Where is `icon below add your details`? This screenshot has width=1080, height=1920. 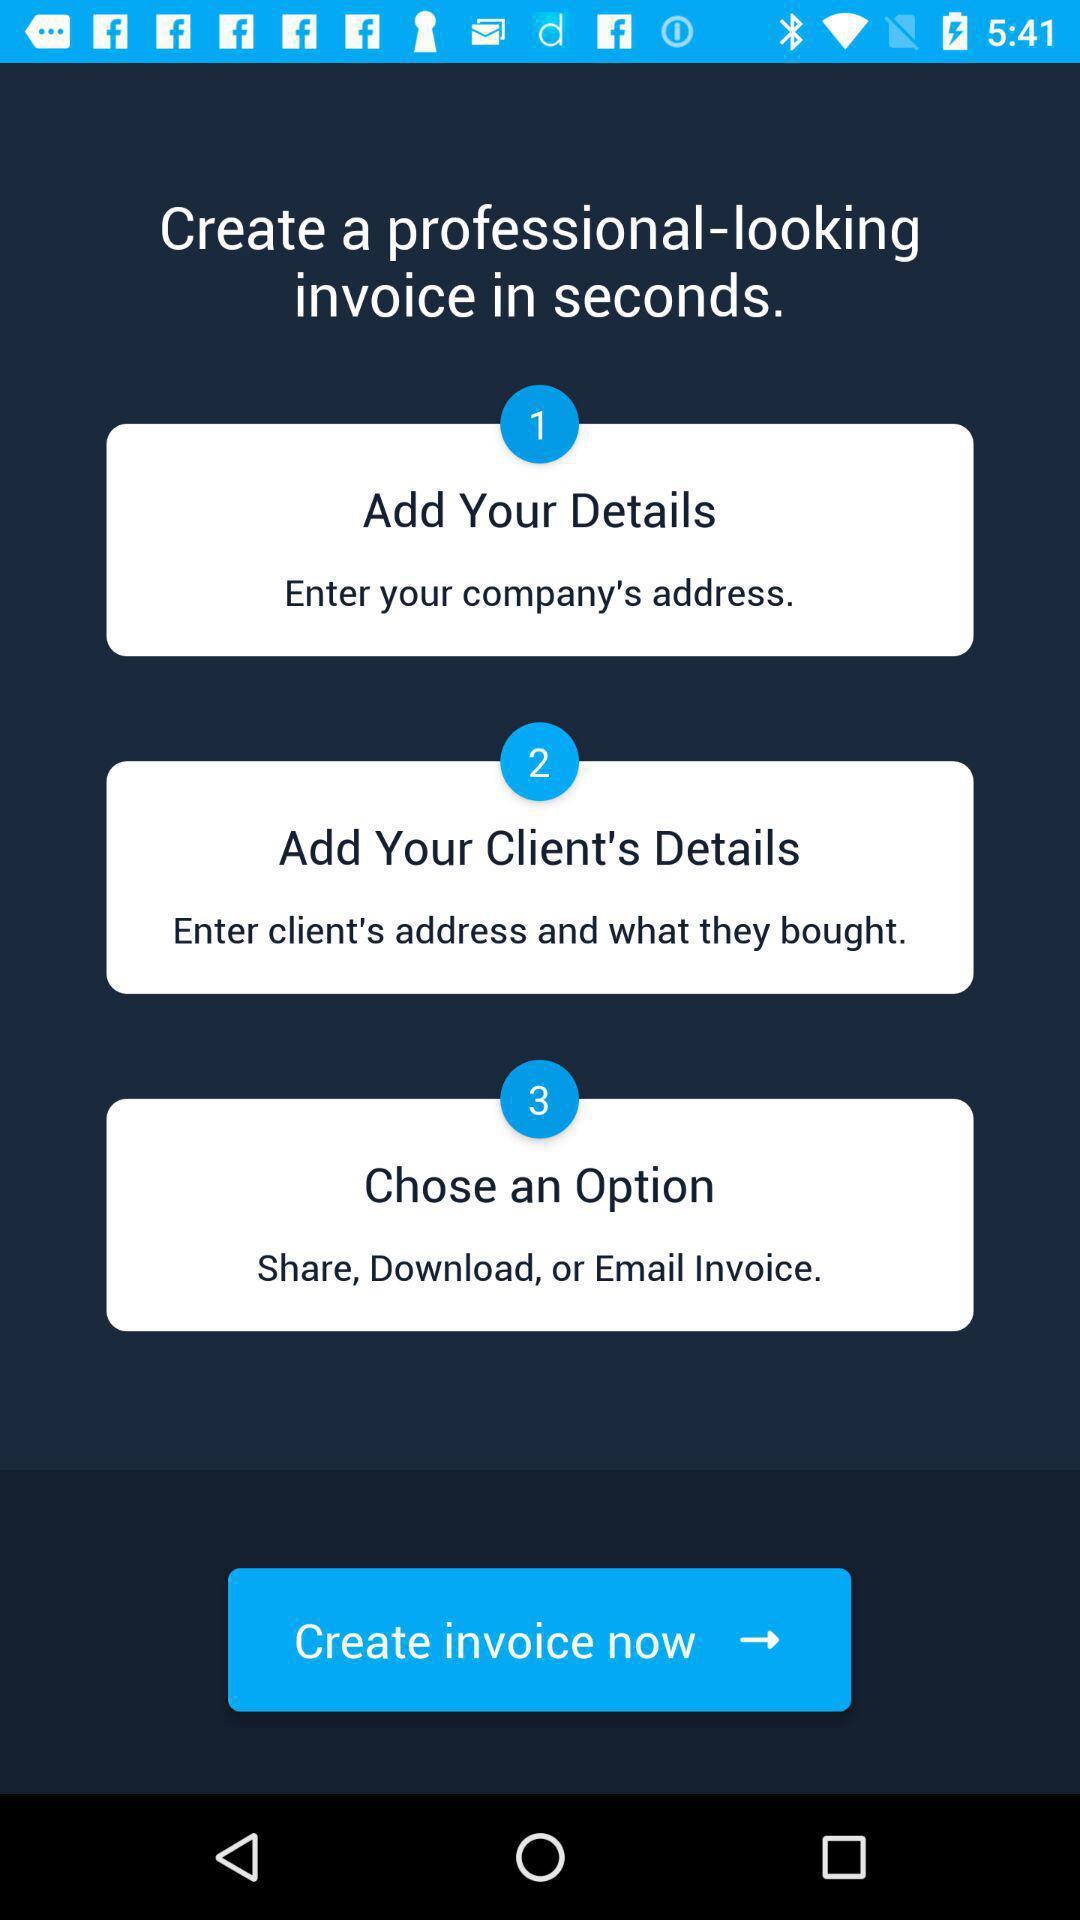 icon below add your details is located at coordinates (538, 610).